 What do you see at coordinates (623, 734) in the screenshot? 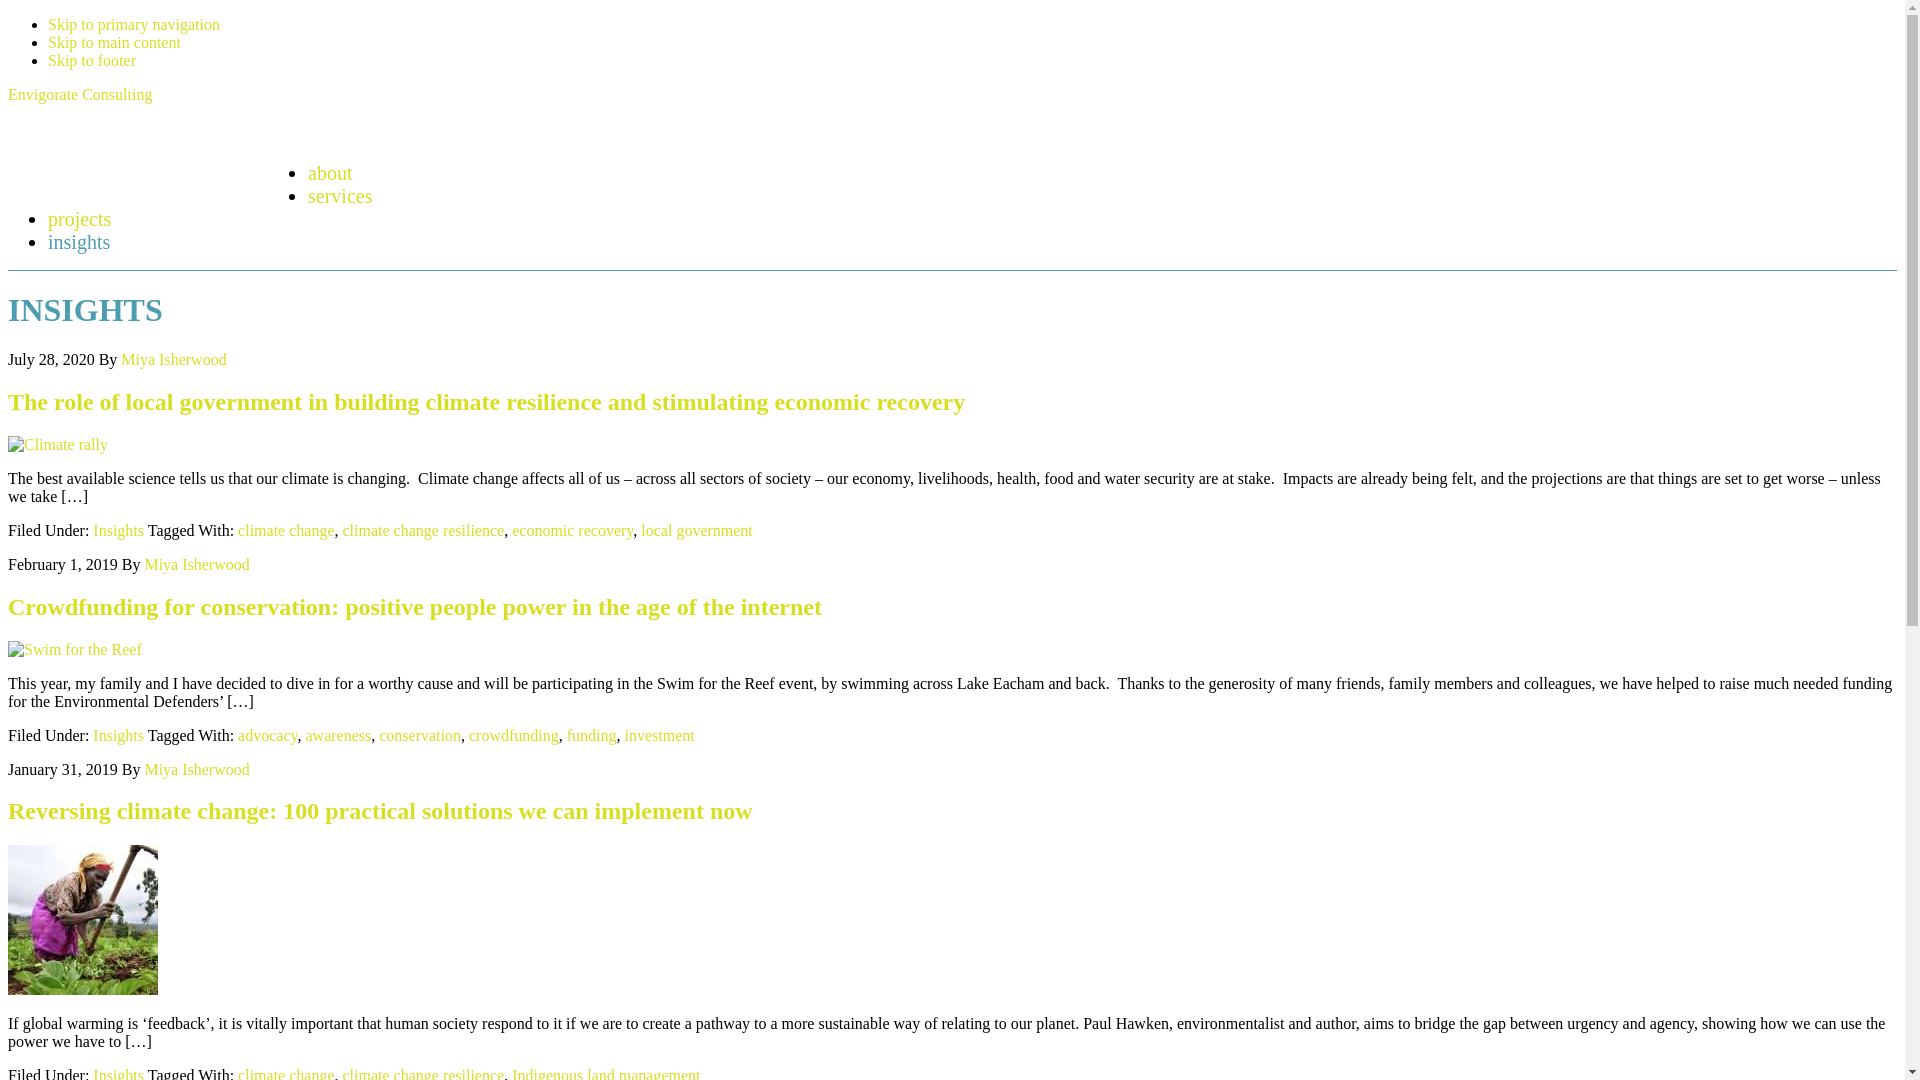
I see `'investment'` at bounding box center [623, 734].